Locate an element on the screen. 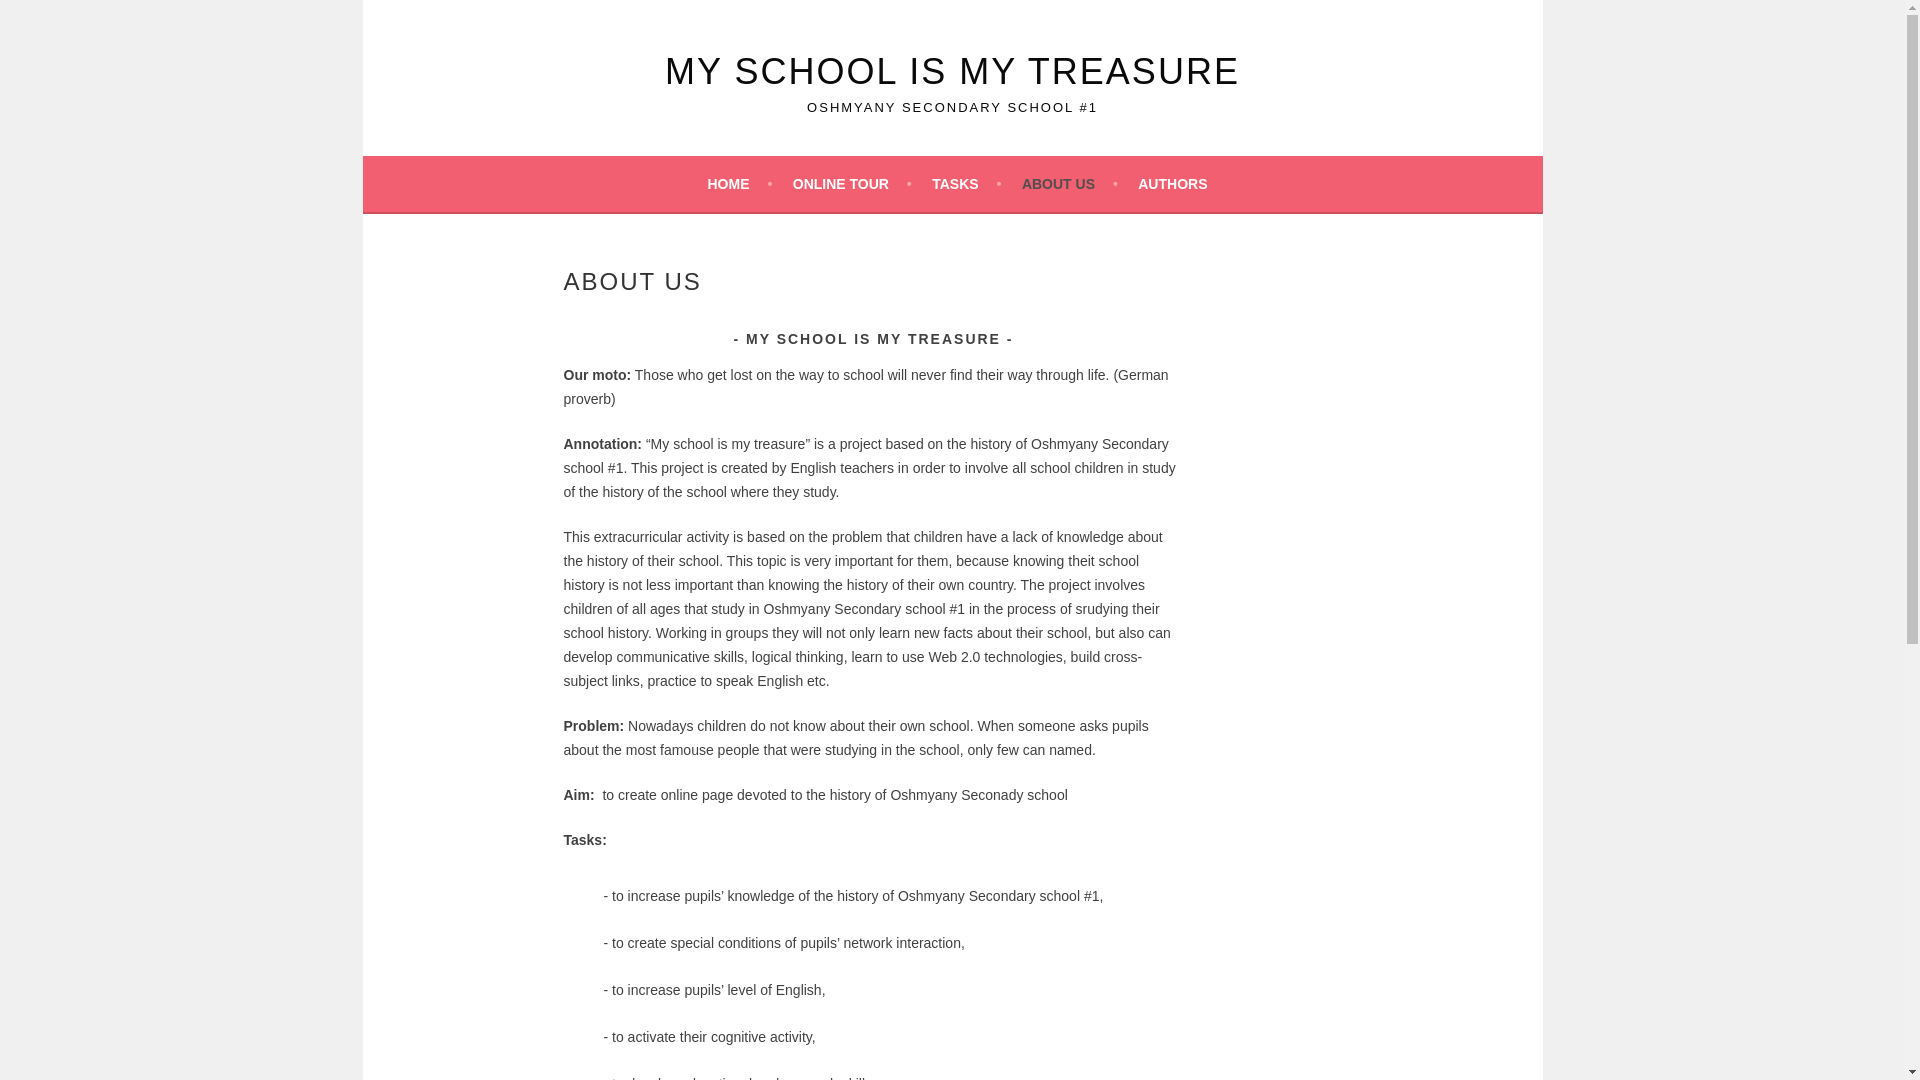 This screenshot has width=1920, height=1080. 'TASKS' is located at coordinates (966, 184).